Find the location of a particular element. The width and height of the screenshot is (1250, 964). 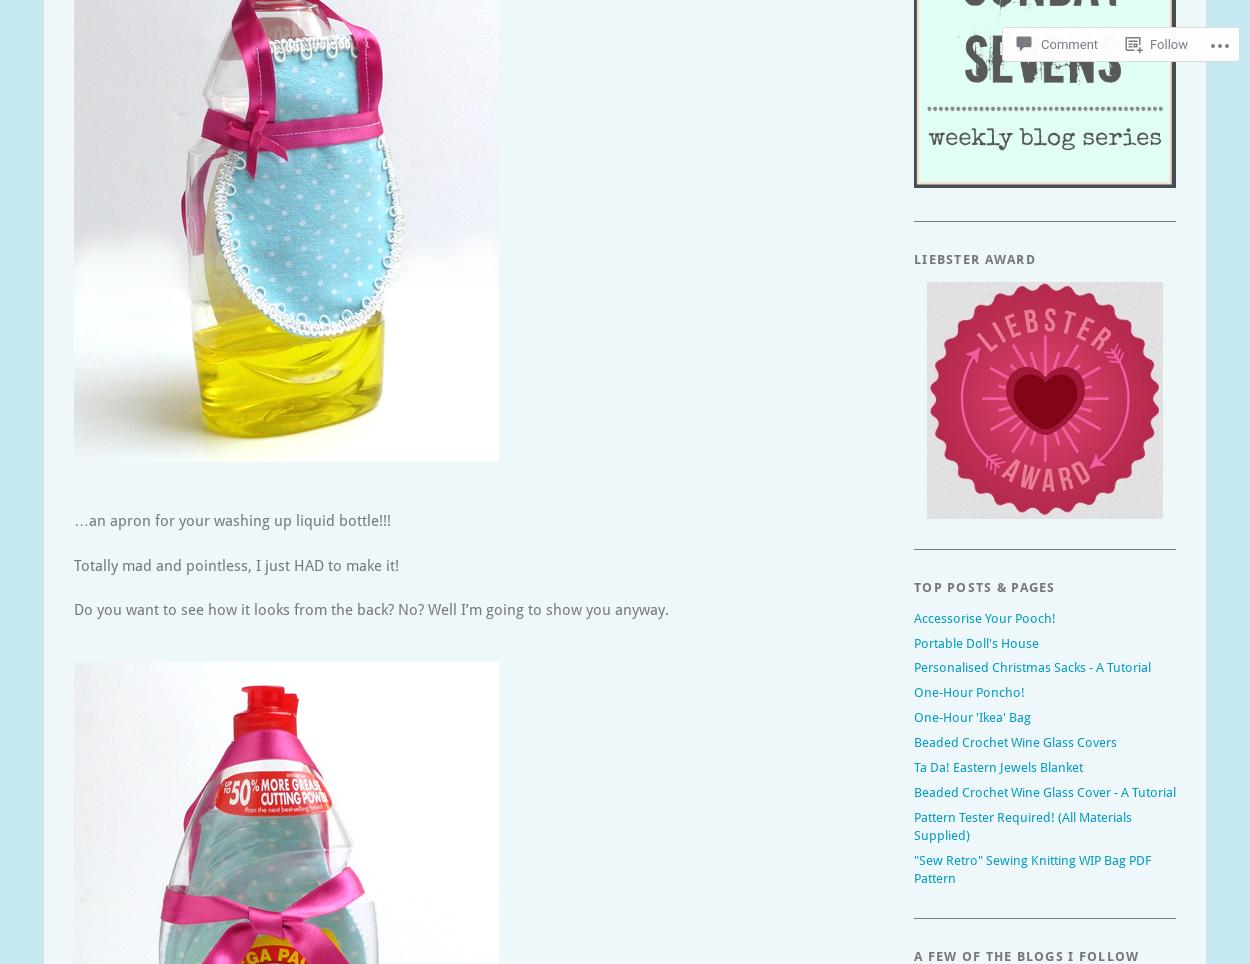

'One-Hour 'Ikea' Bag' is located at coordinates (971, 717).